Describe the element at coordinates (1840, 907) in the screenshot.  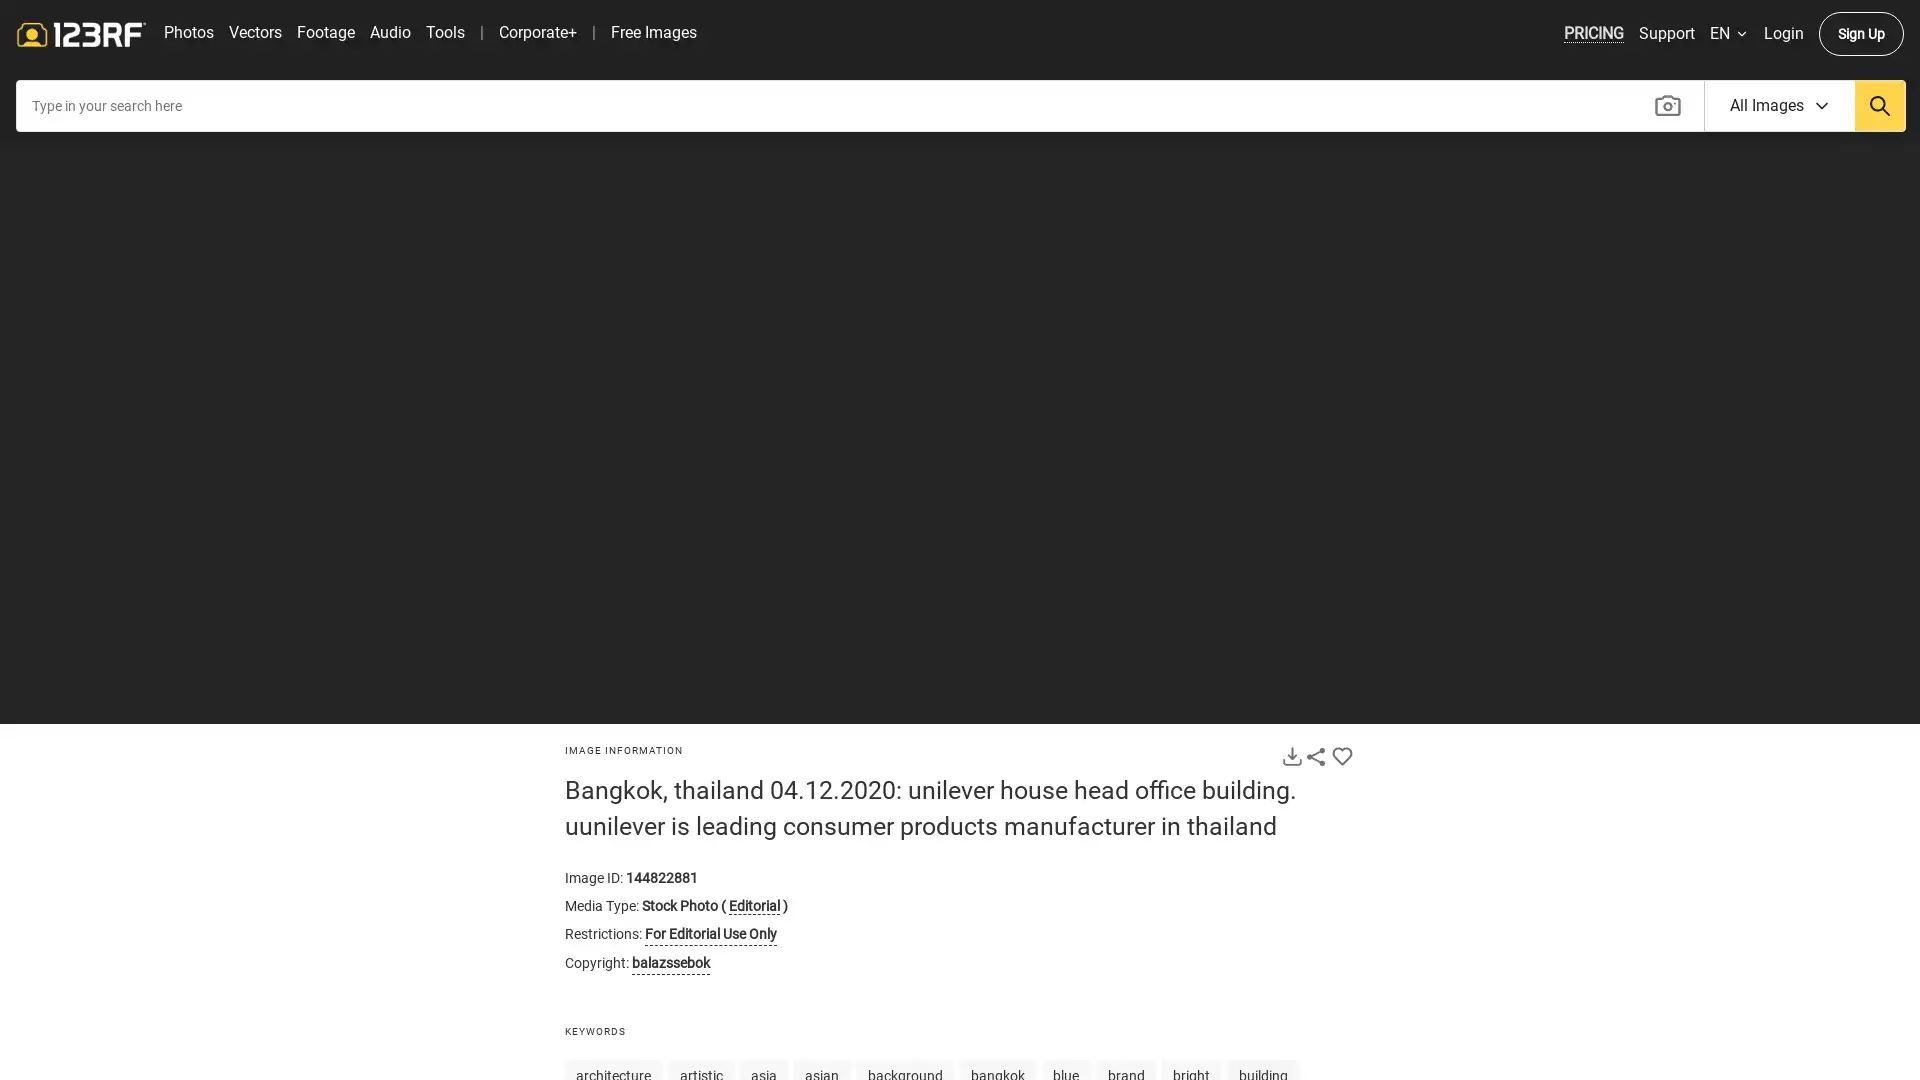
I see `INSTAGRAM_STORY Instagram story 1080 x 1920 px` at that location.